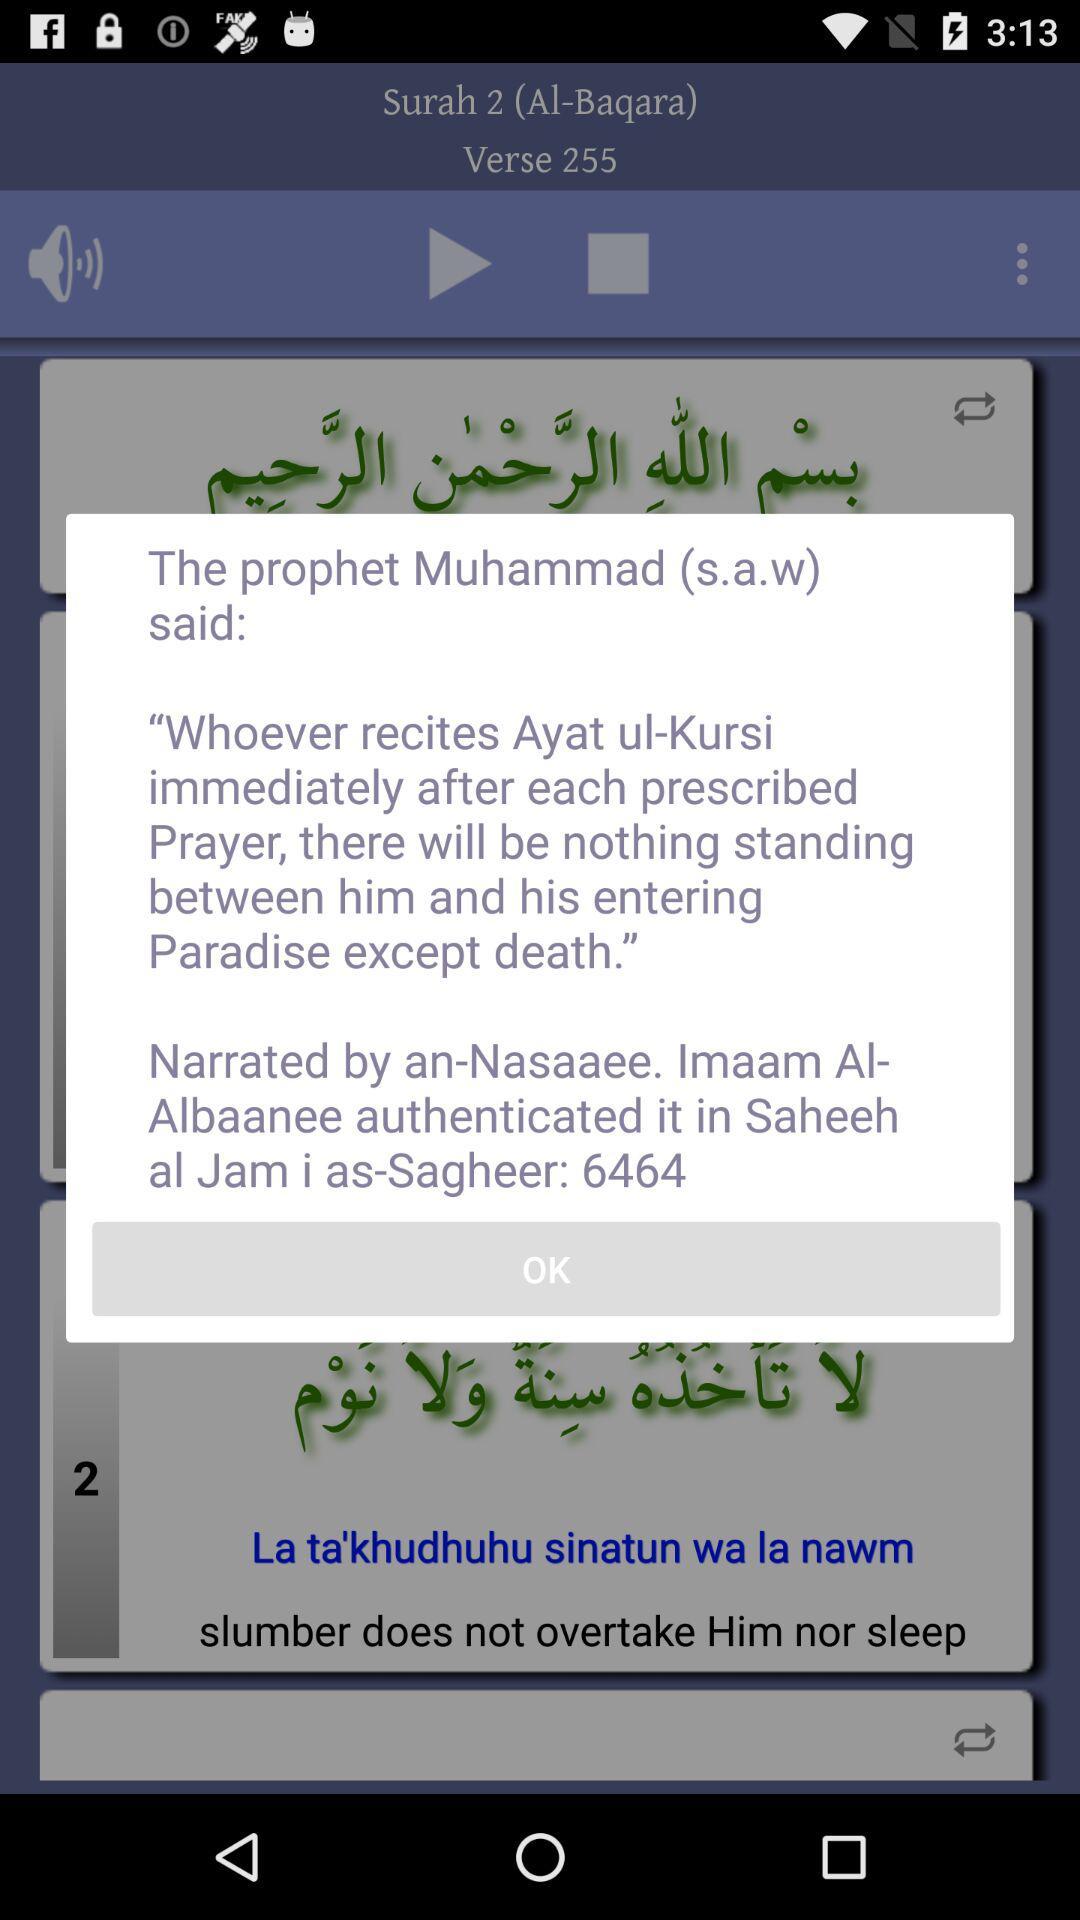 Image resolution: width=1080 pixels, height=1920 pixels. Describe the element at coordinates (540, 867) in the screenshot. I see `the the prophet muhammad` at that location.